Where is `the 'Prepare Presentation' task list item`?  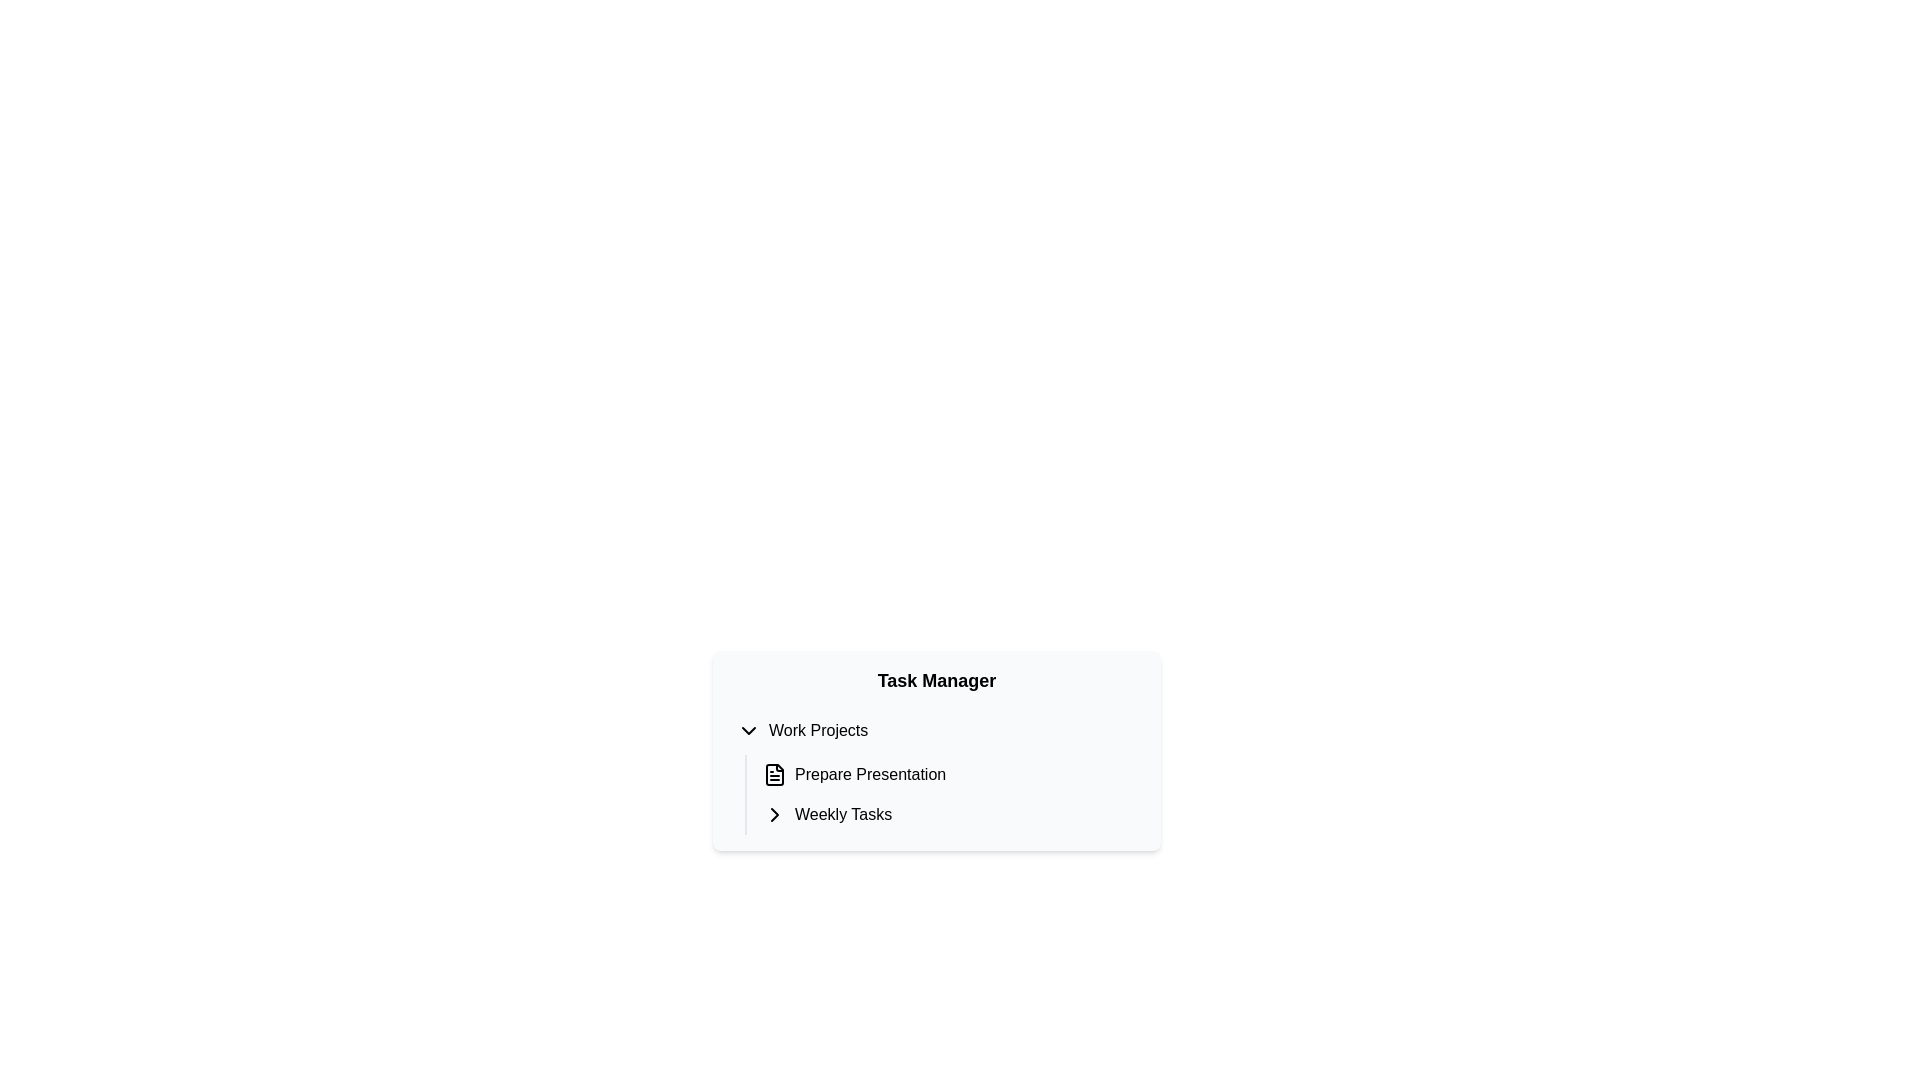
the 'Prepare Presentation' task list item is located at coordinates (949, 774).